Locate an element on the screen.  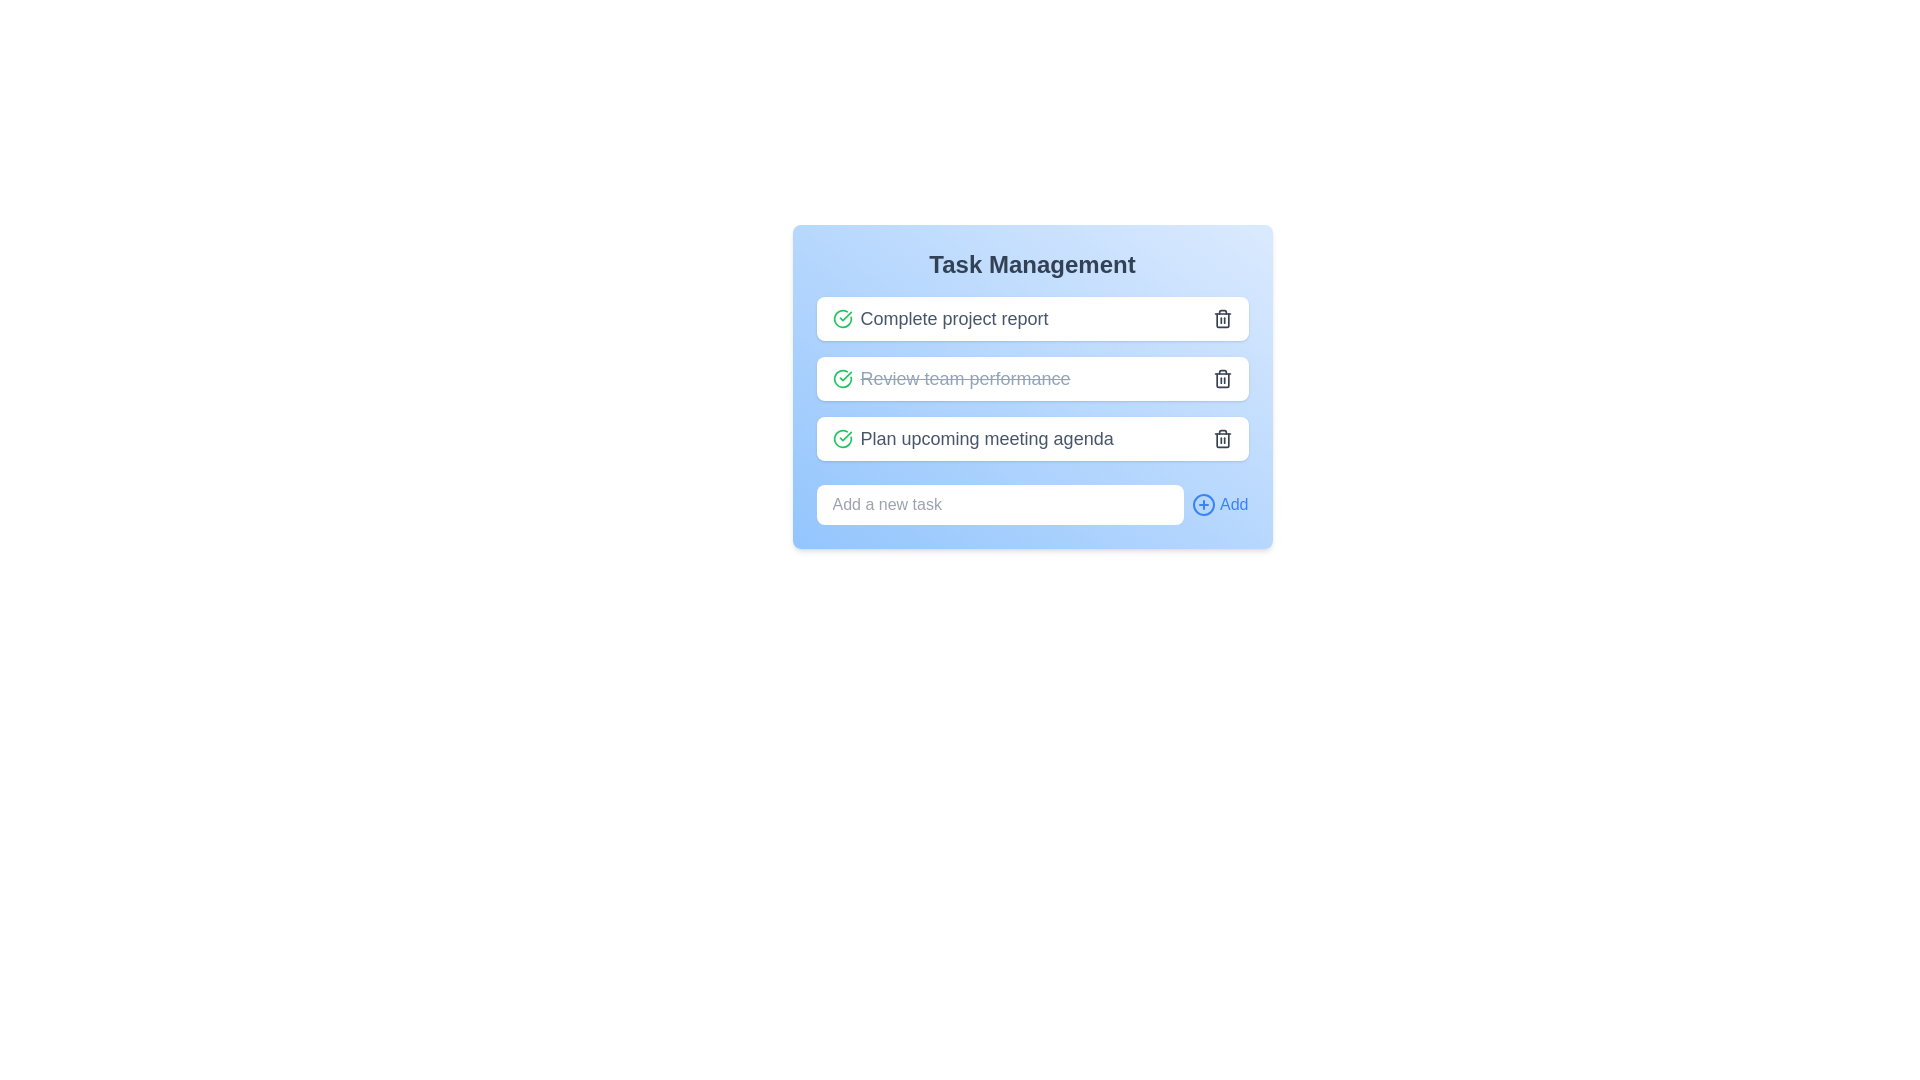
the trash can icon for deletion operations in the 'Complete project report' task row is located at coordinates (1221, 318).